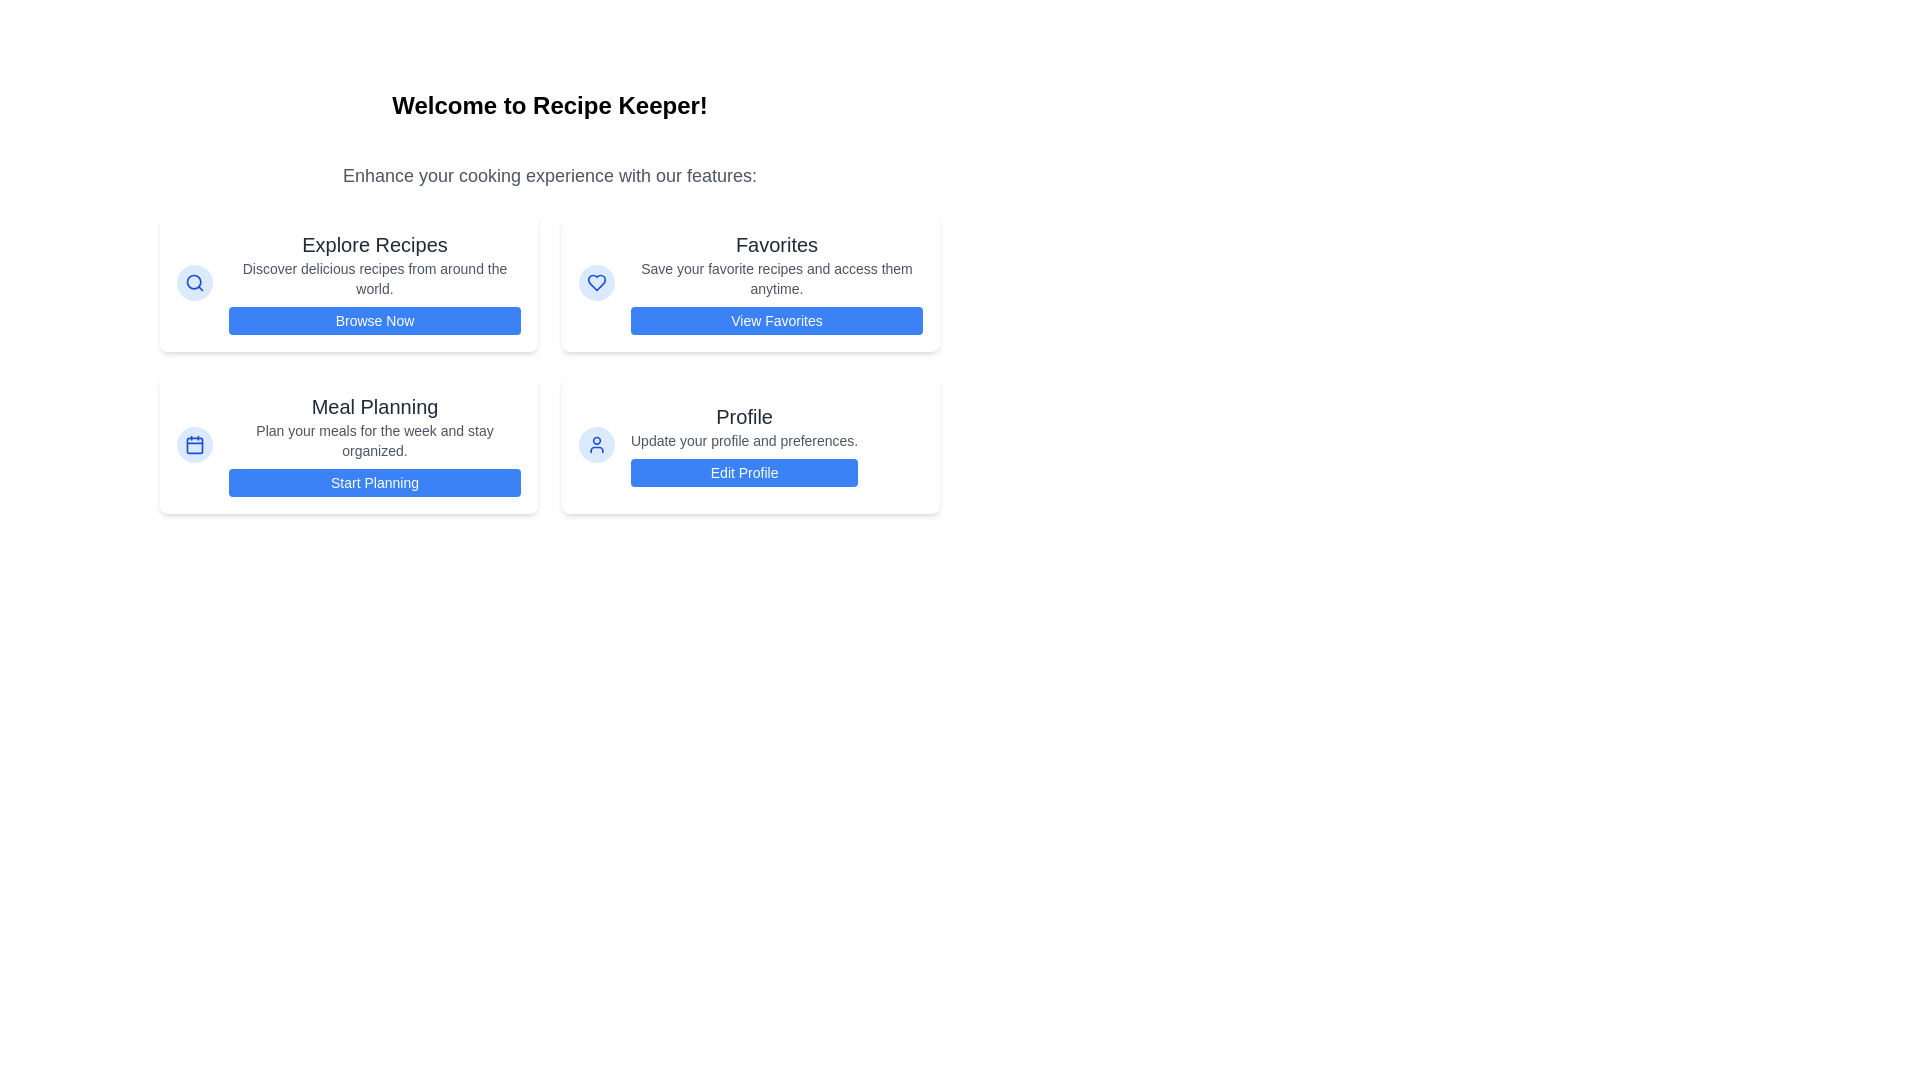 This screenshot has height=1080, width=1920. Describe the element at coordinates (374, 439) in the screenshot. I see `the static text block that provides information about the 'Meal Planning' feature, which is located between the title 'Meal Planning' and the button 'Start Planning'` at that location.